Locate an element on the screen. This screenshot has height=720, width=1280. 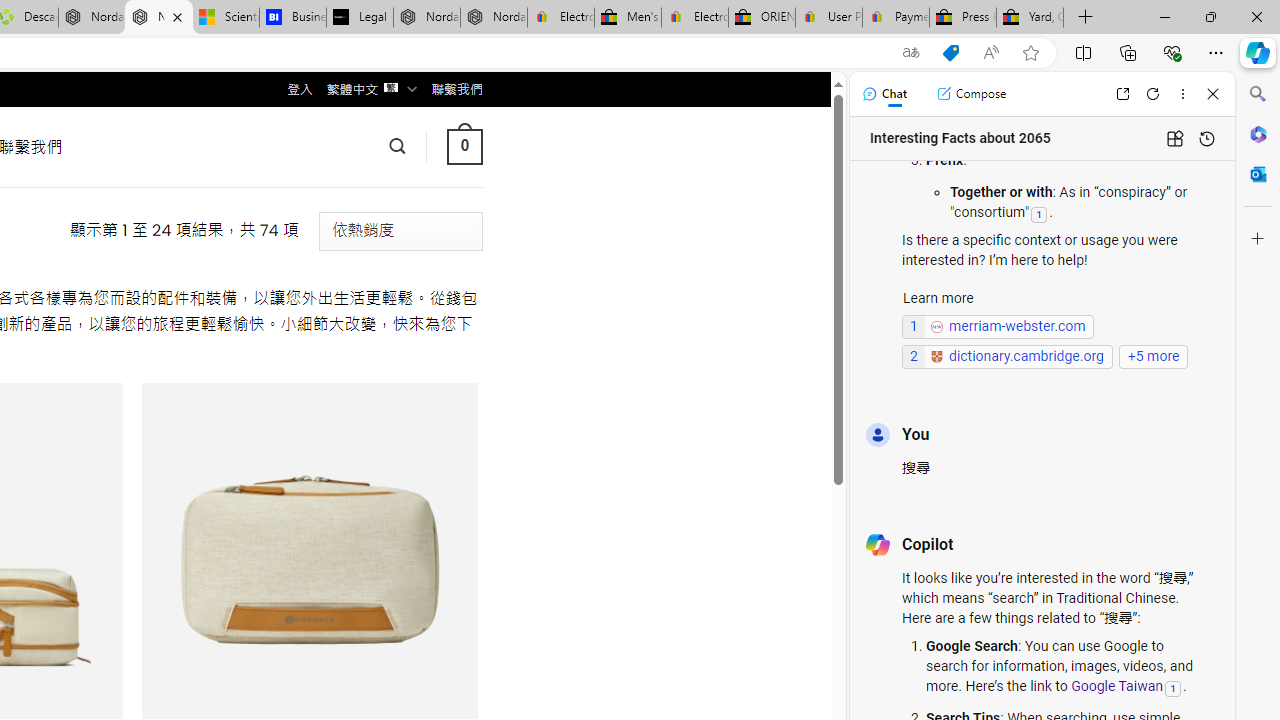
'Press Room - eBay Inc.' is located at coordinates (963, 17).